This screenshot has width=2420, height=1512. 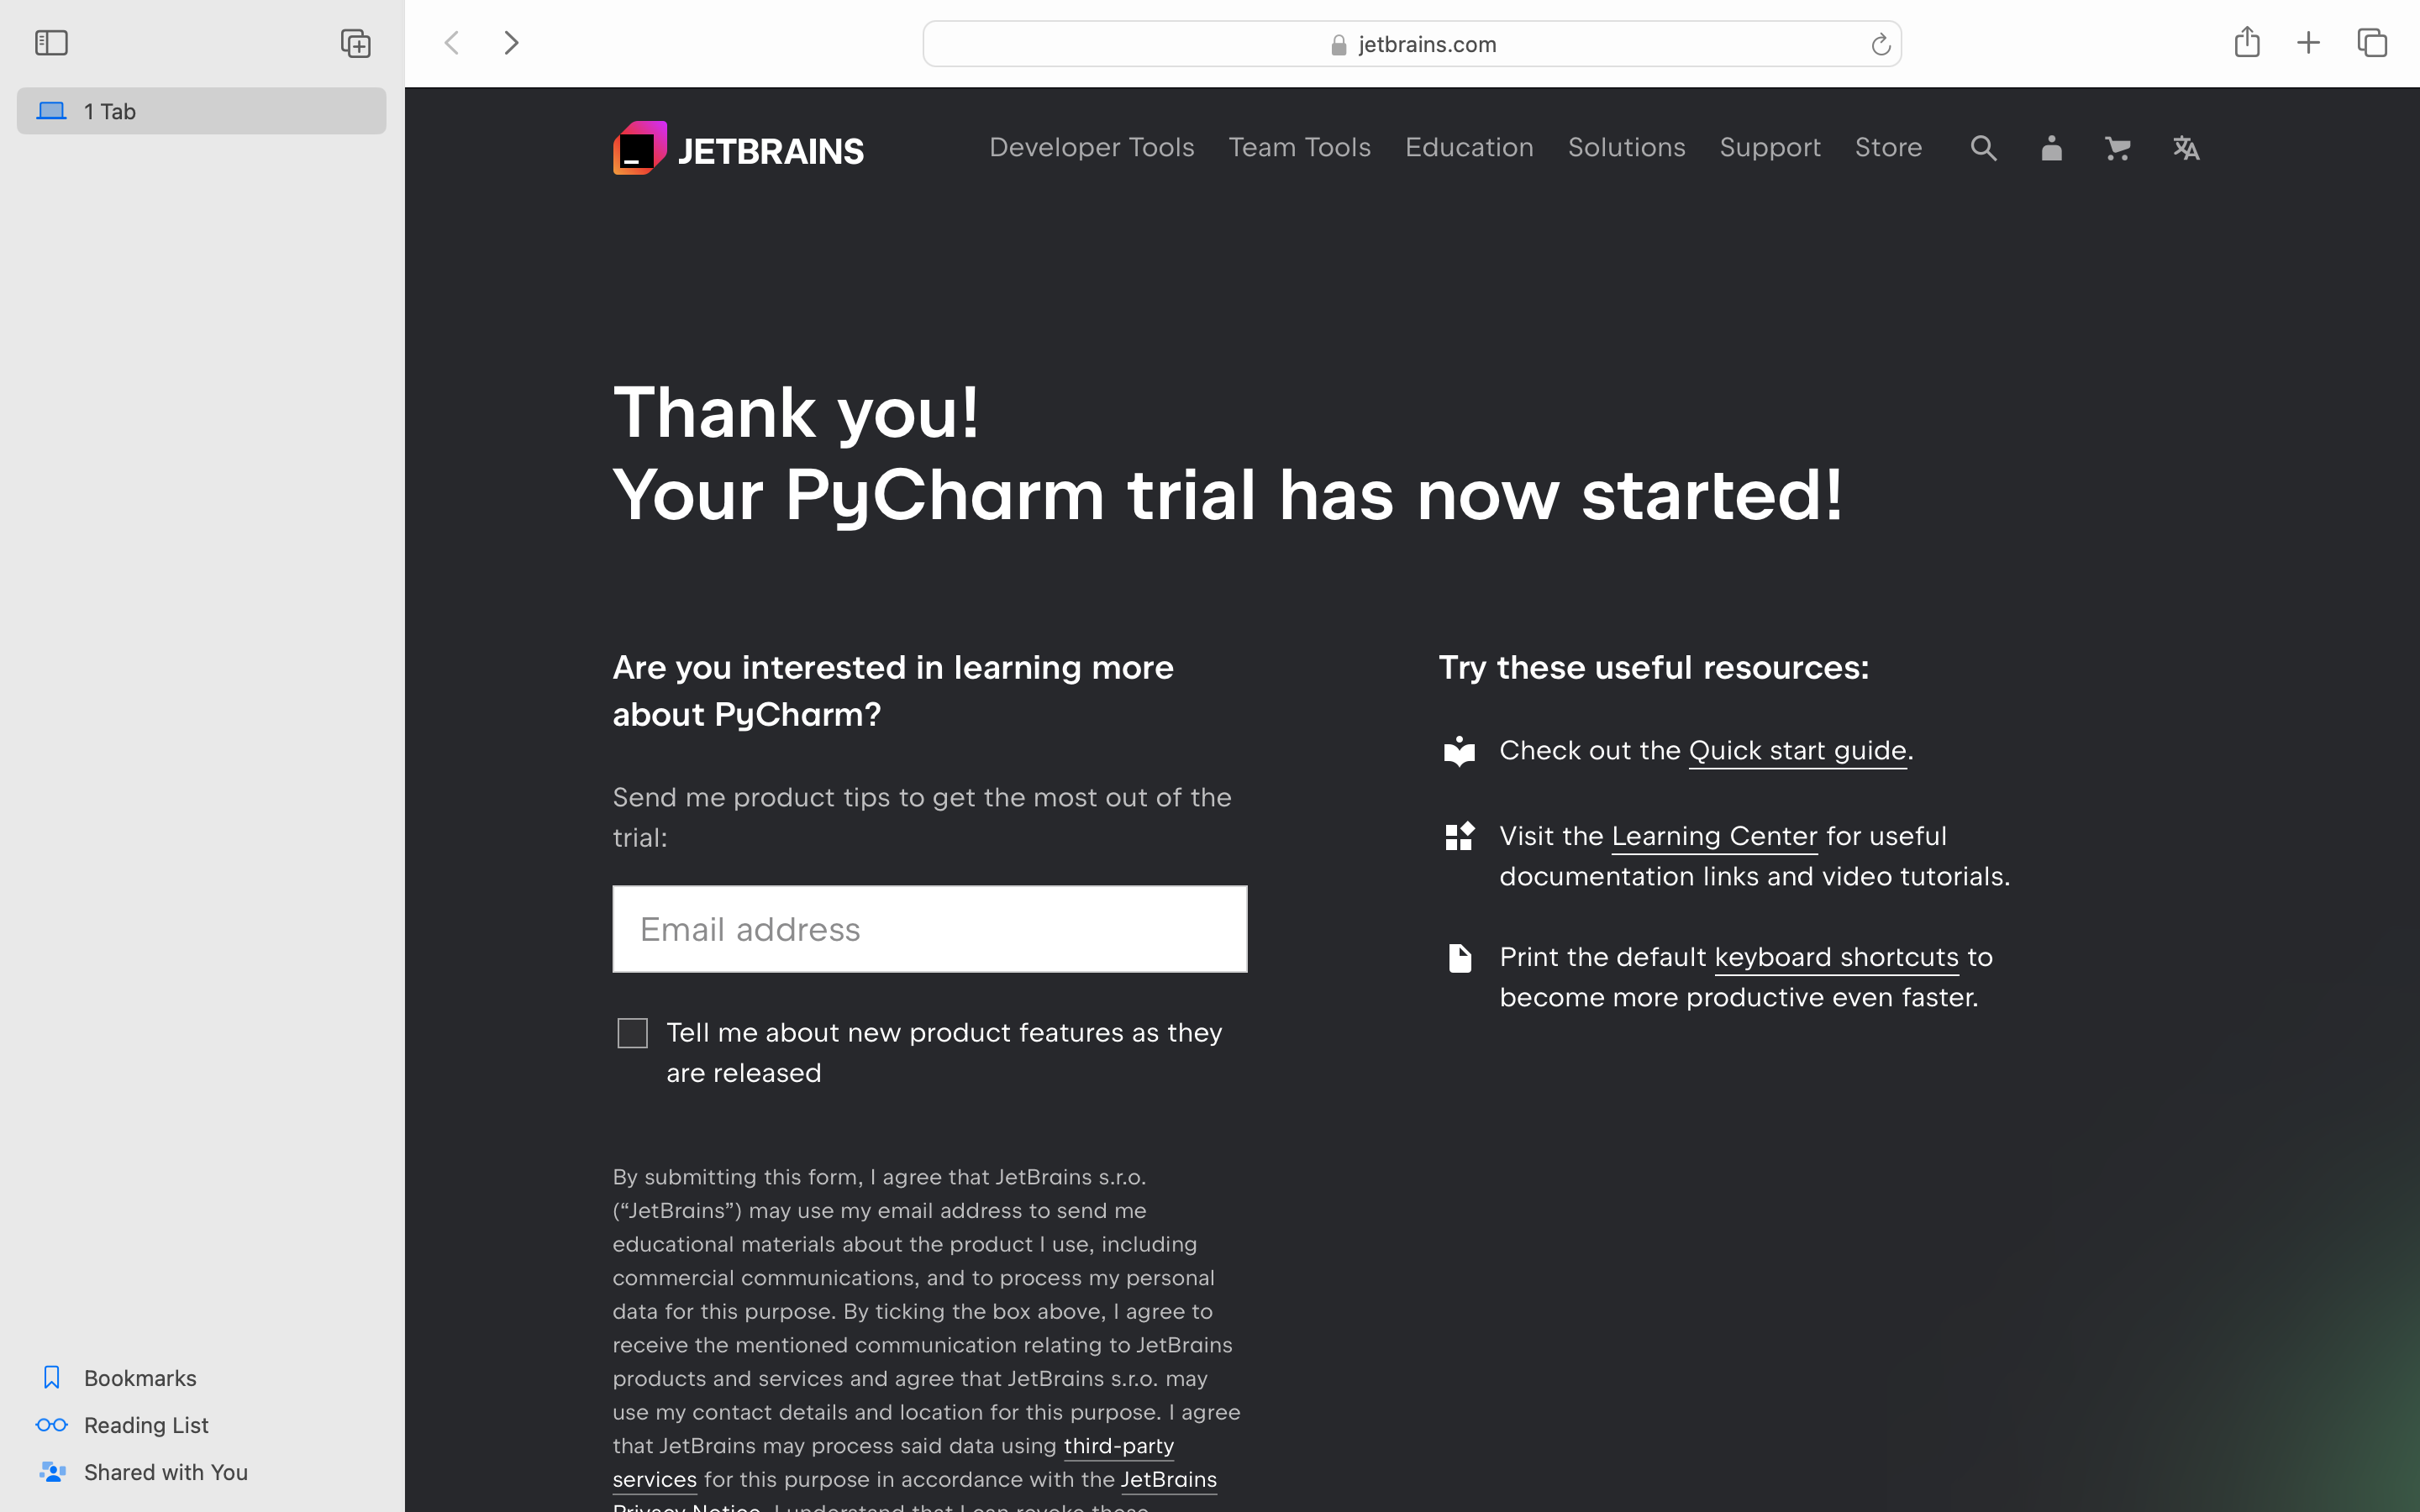 What do you see at coordinates (881, 1512) in the screenshot?
I see `'. I understand that I can revoke these consents at any time in'` at bounding box center [881, 1512].